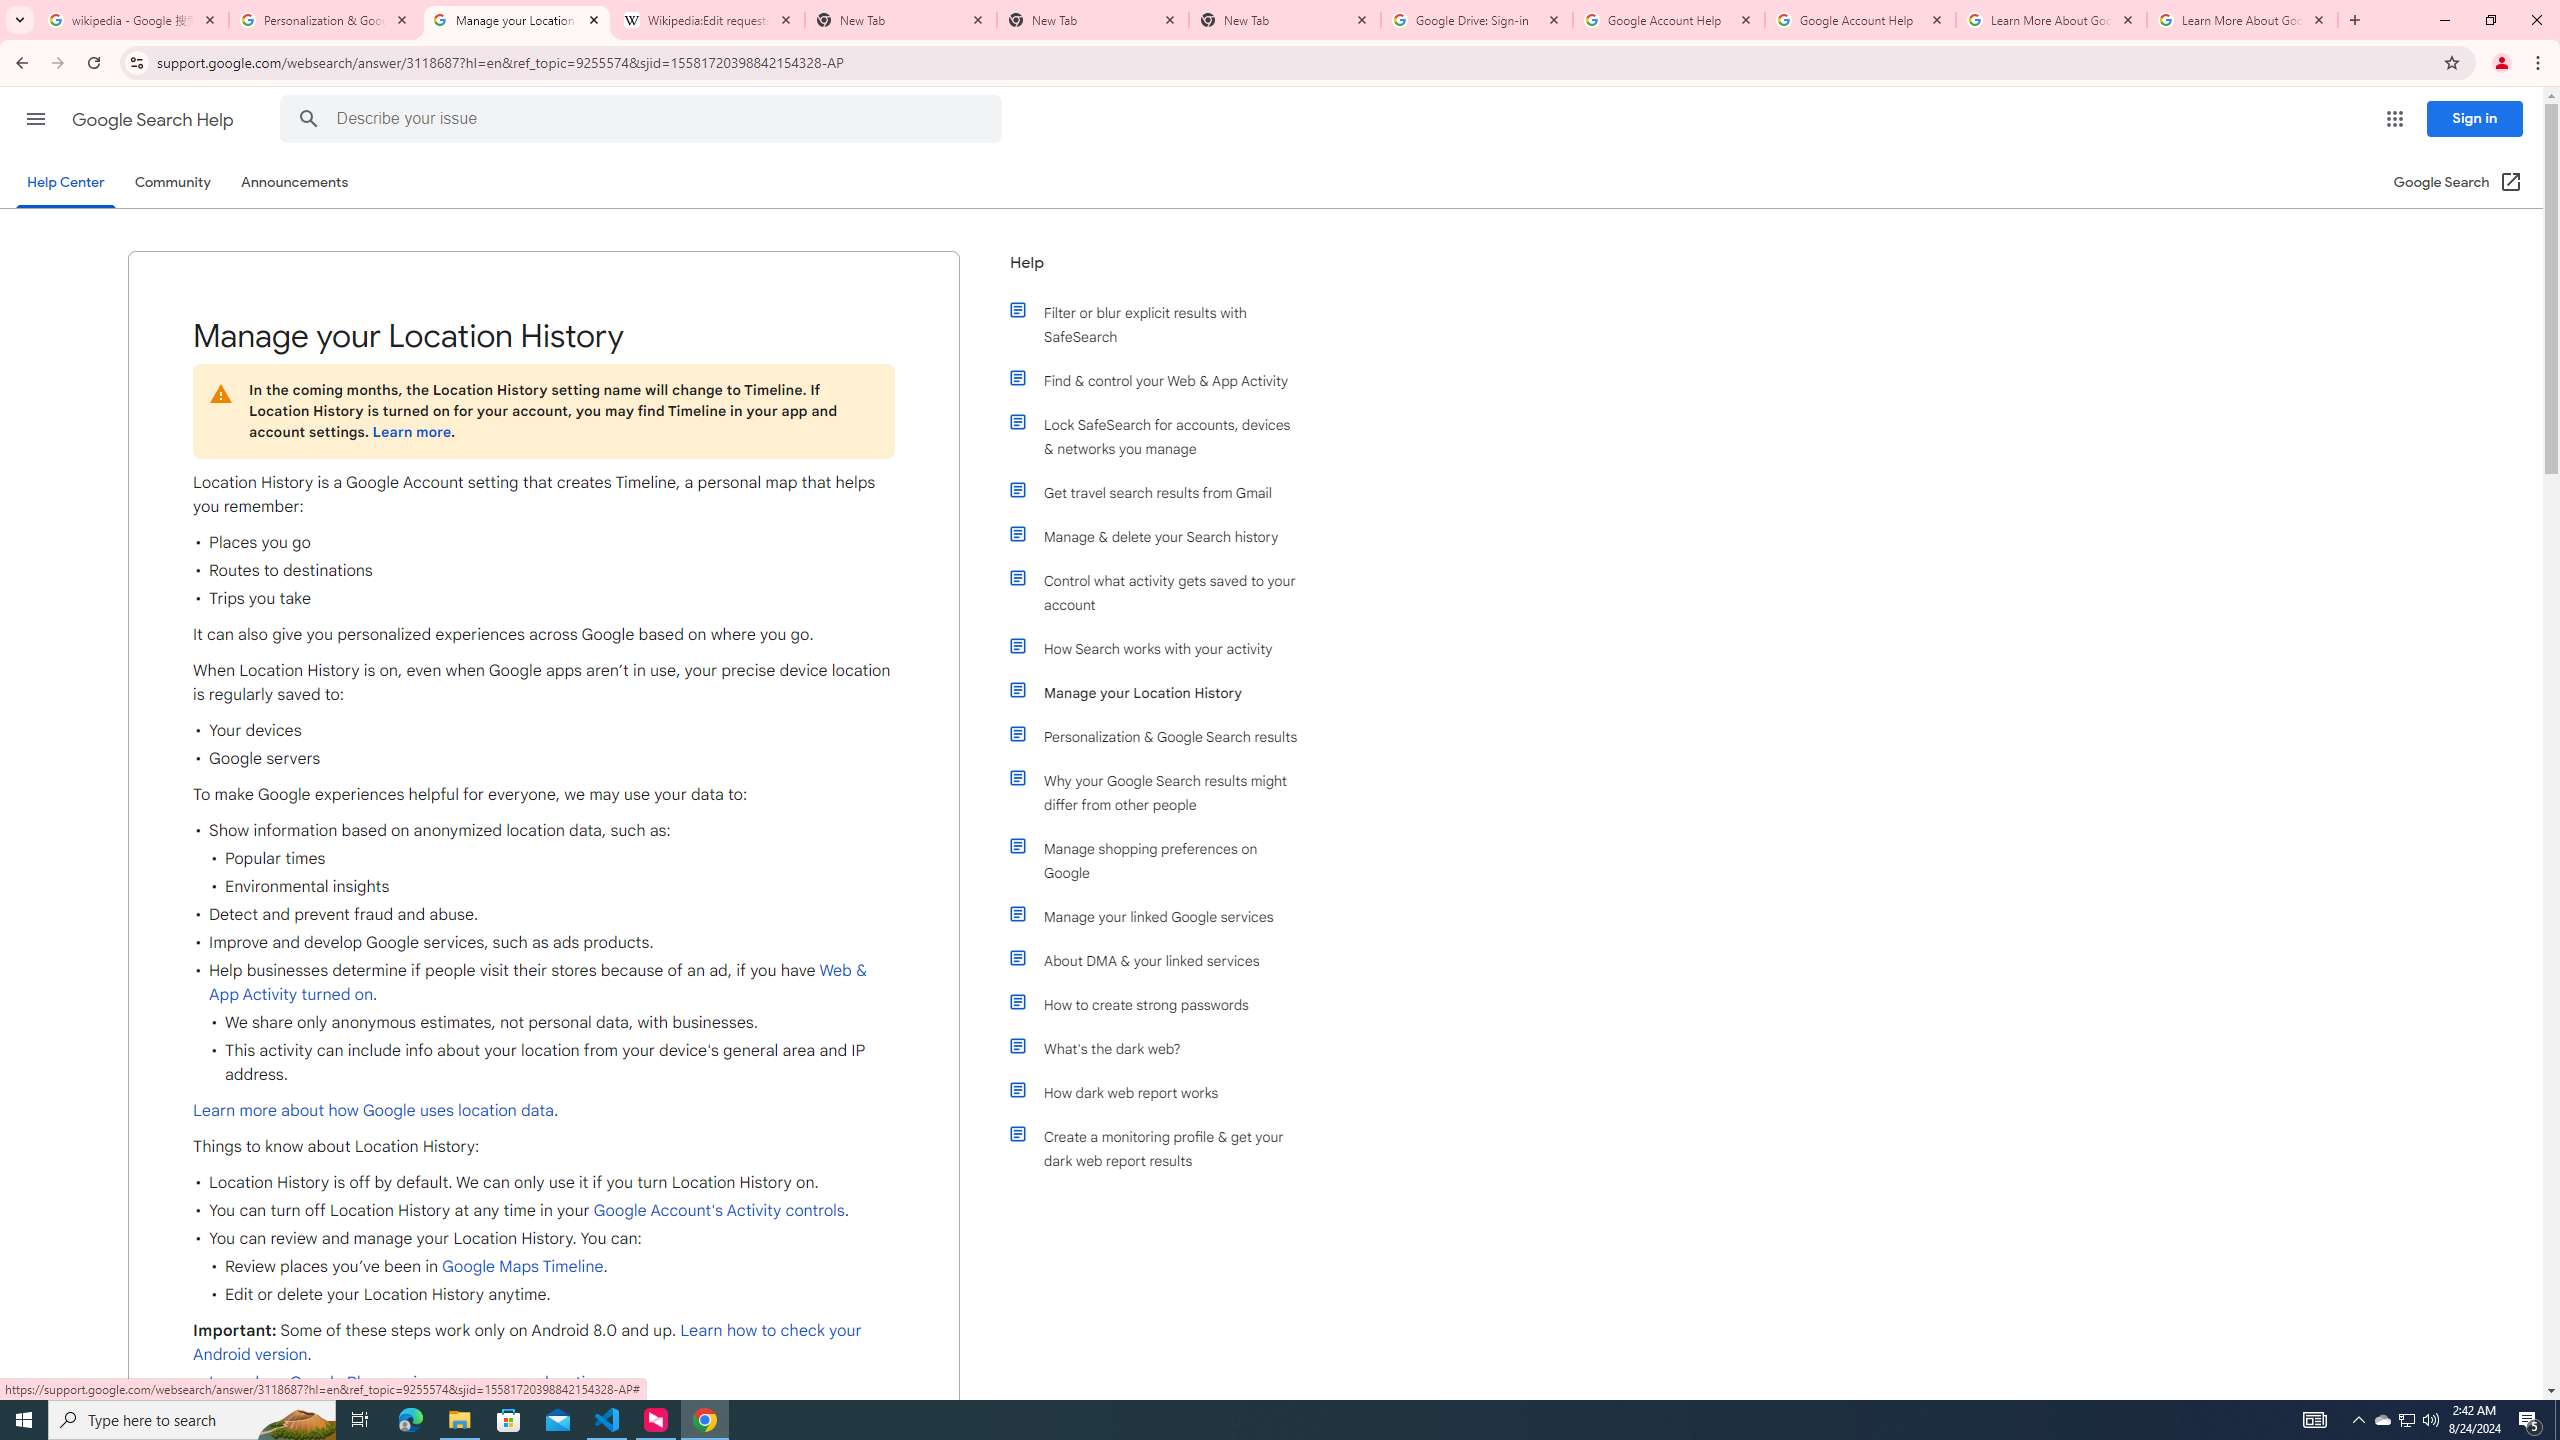 The height and width of the screenshot is (1440, 2560). I want to click on 'Manage your linked Google services', so click(1162, 916).